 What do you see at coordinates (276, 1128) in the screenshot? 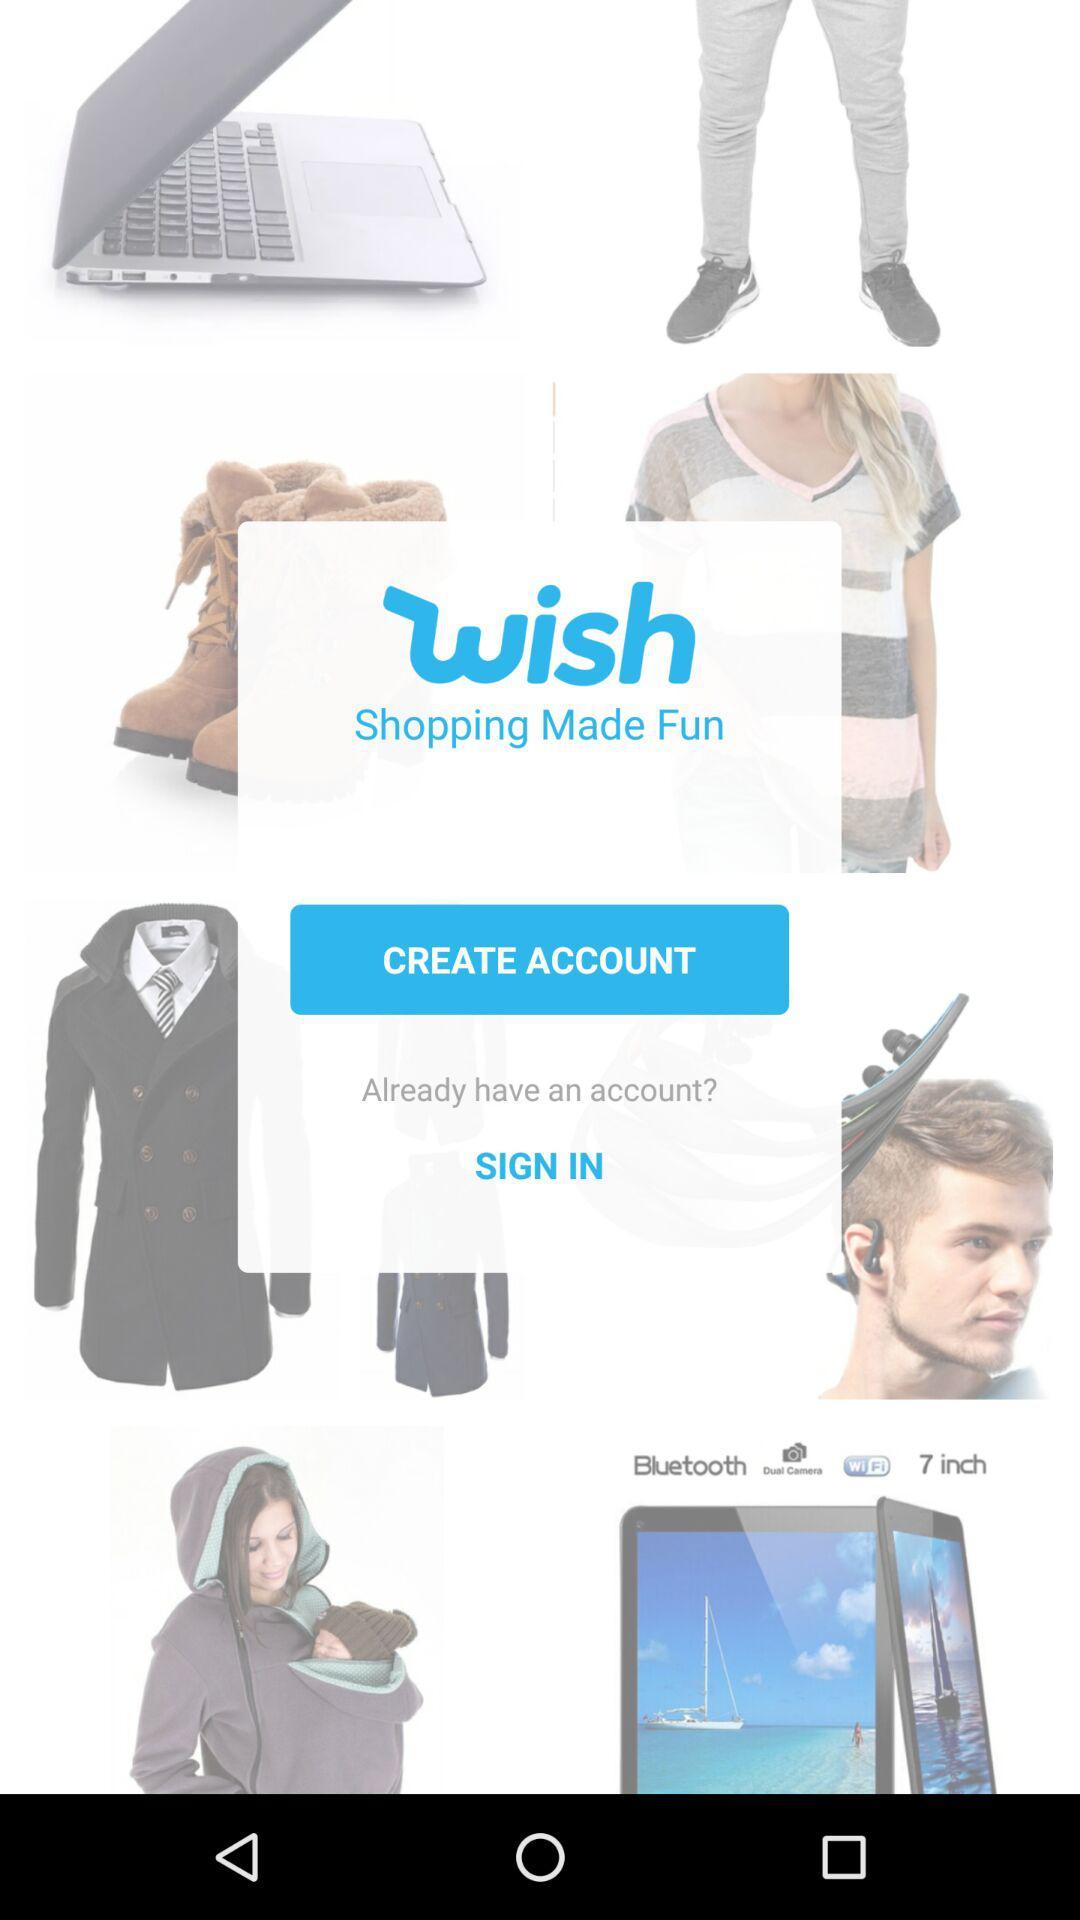
I see `item on the left` at bounding box center [276, 1128].